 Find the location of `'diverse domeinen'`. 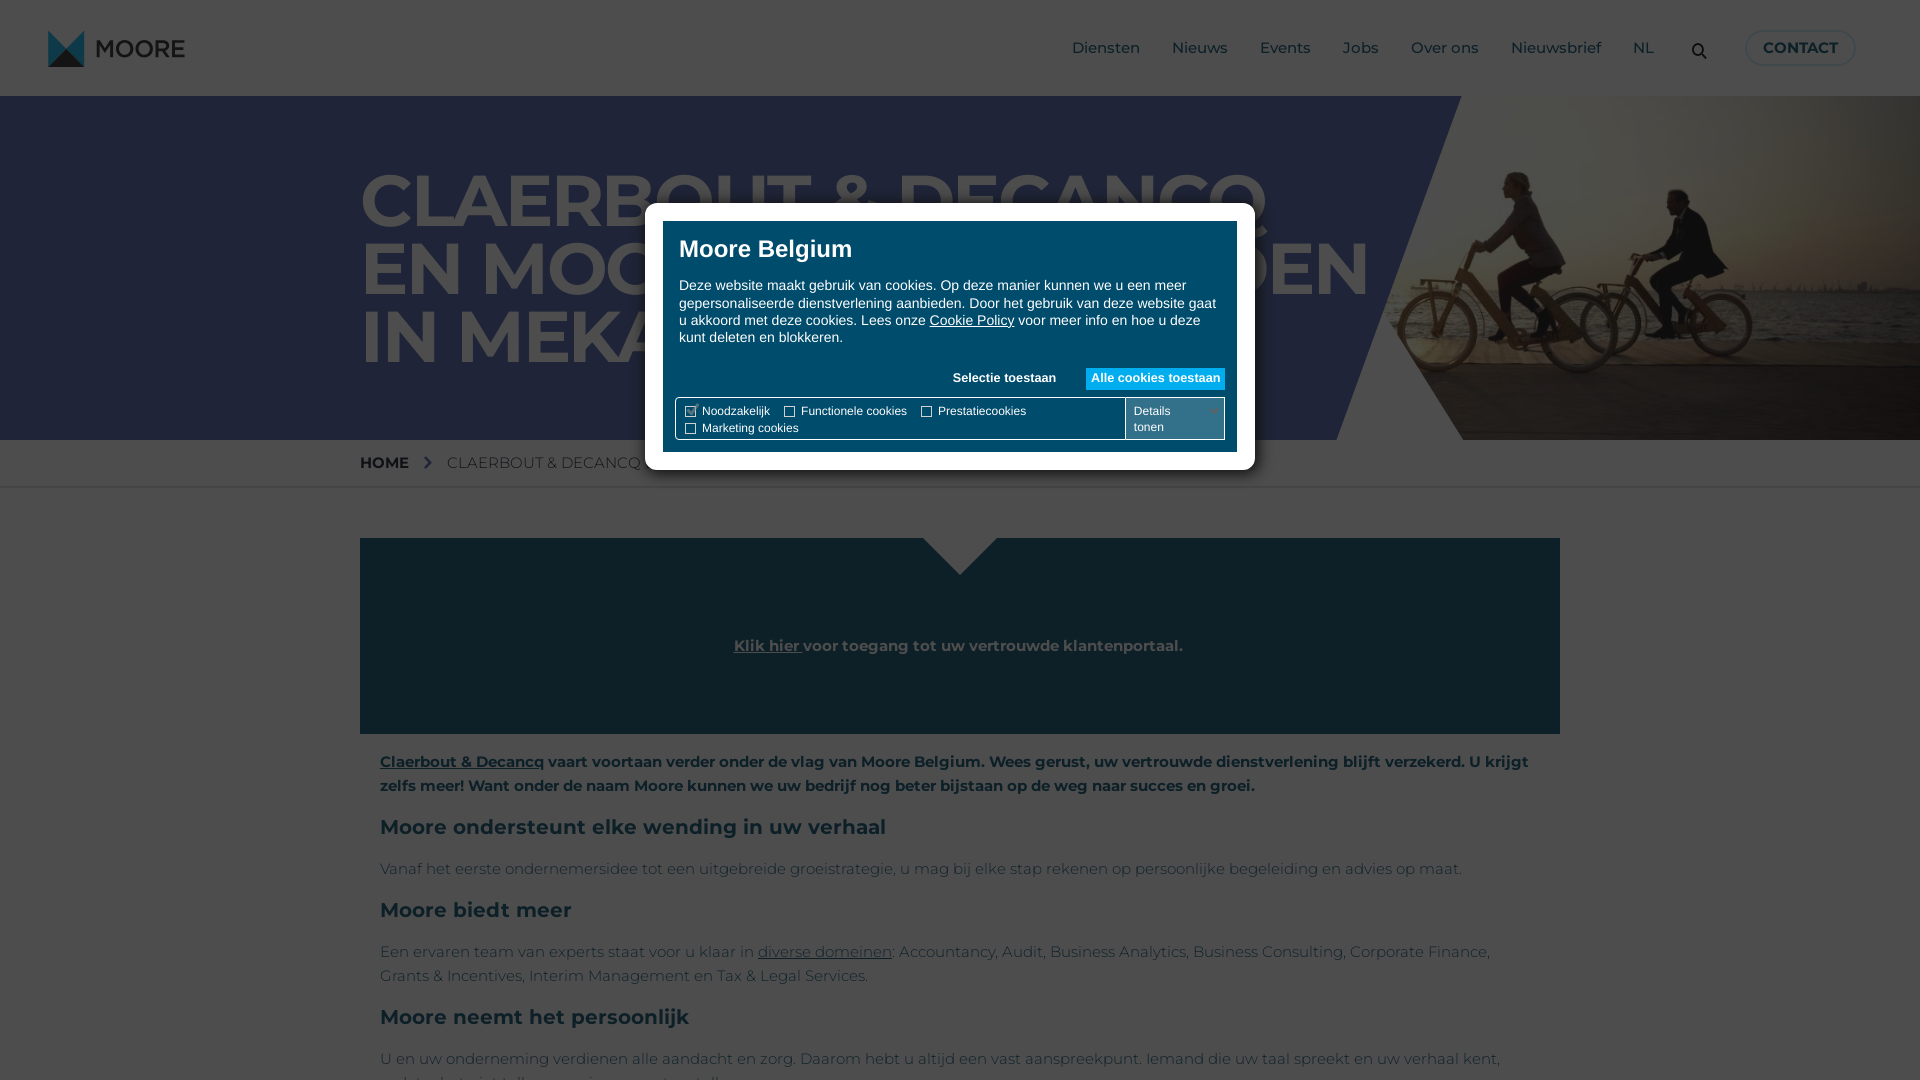

'diverse domeinen' is located at coordinates (825, 950).